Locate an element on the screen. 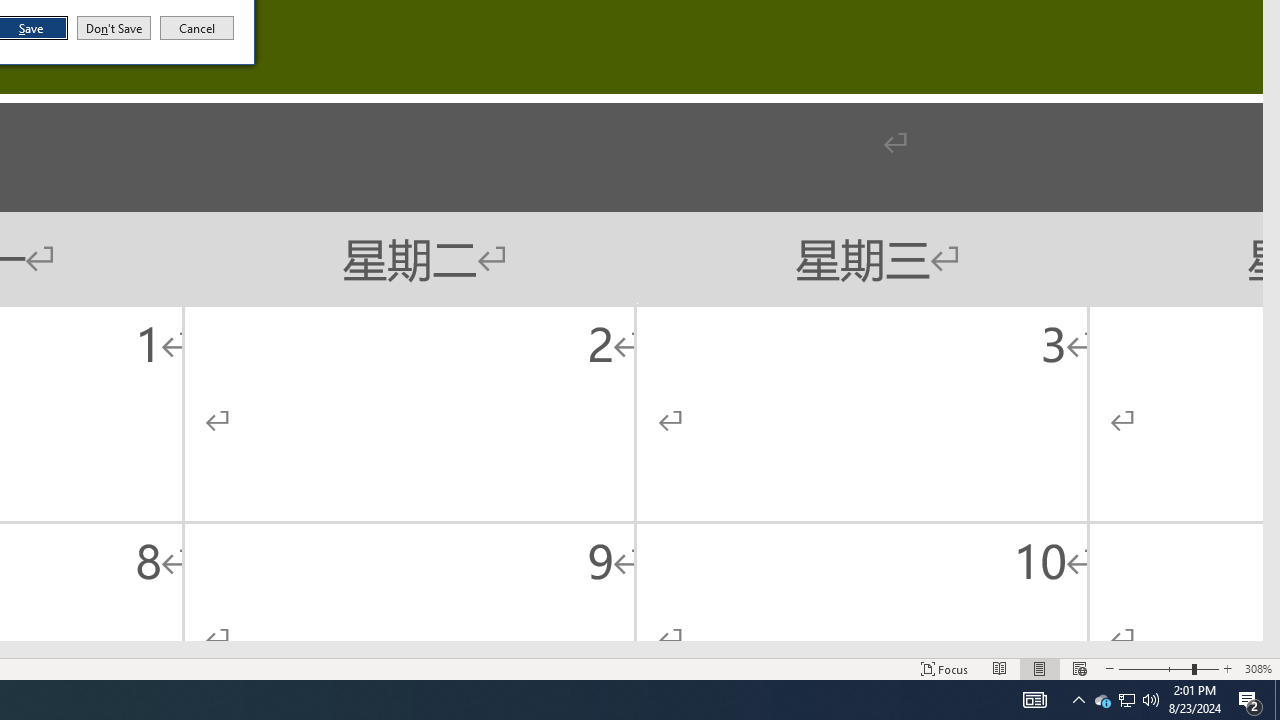 This screenshot has height=720, width=1280. 'Focus ' is located at coordinates (943, 669).